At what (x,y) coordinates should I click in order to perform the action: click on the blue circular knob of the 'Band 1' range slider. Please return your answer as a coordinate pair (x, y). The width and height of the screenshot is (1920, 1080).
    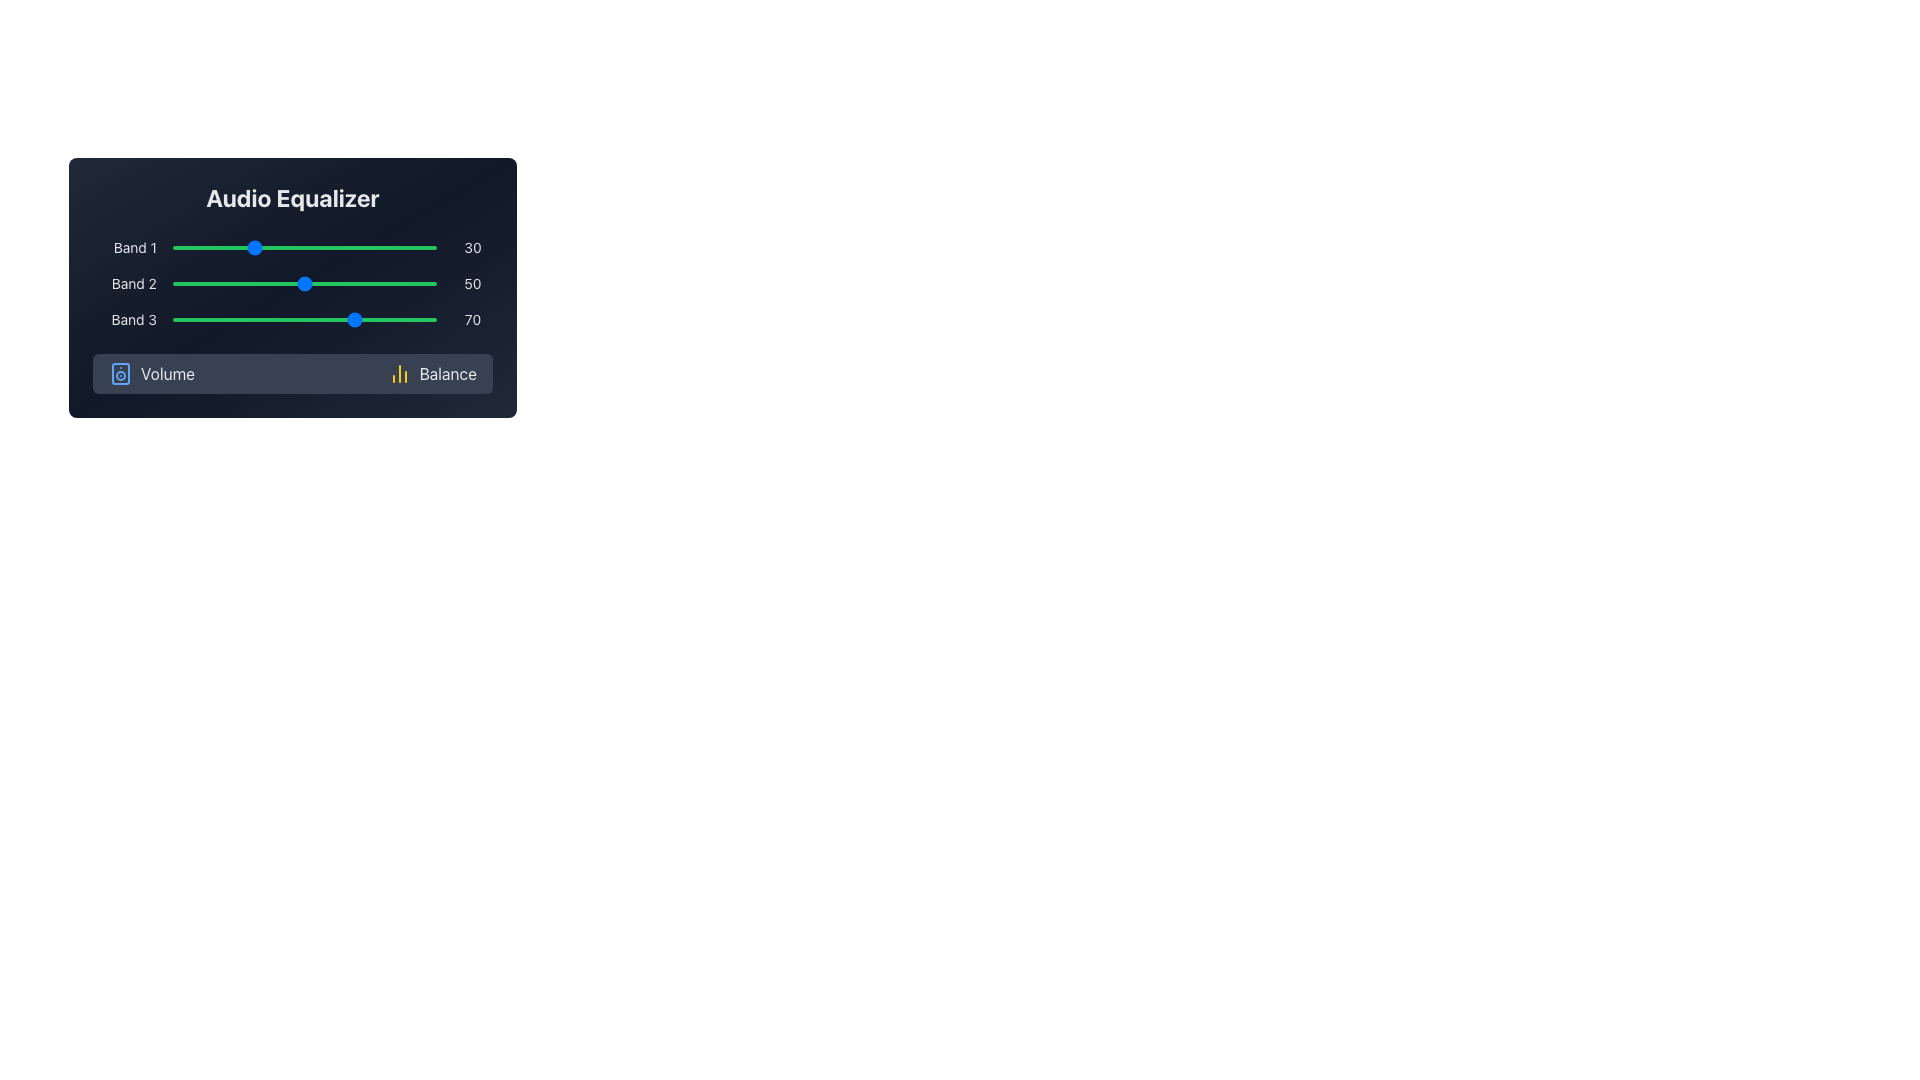
    Looking at the image, I should click on (291, 246).